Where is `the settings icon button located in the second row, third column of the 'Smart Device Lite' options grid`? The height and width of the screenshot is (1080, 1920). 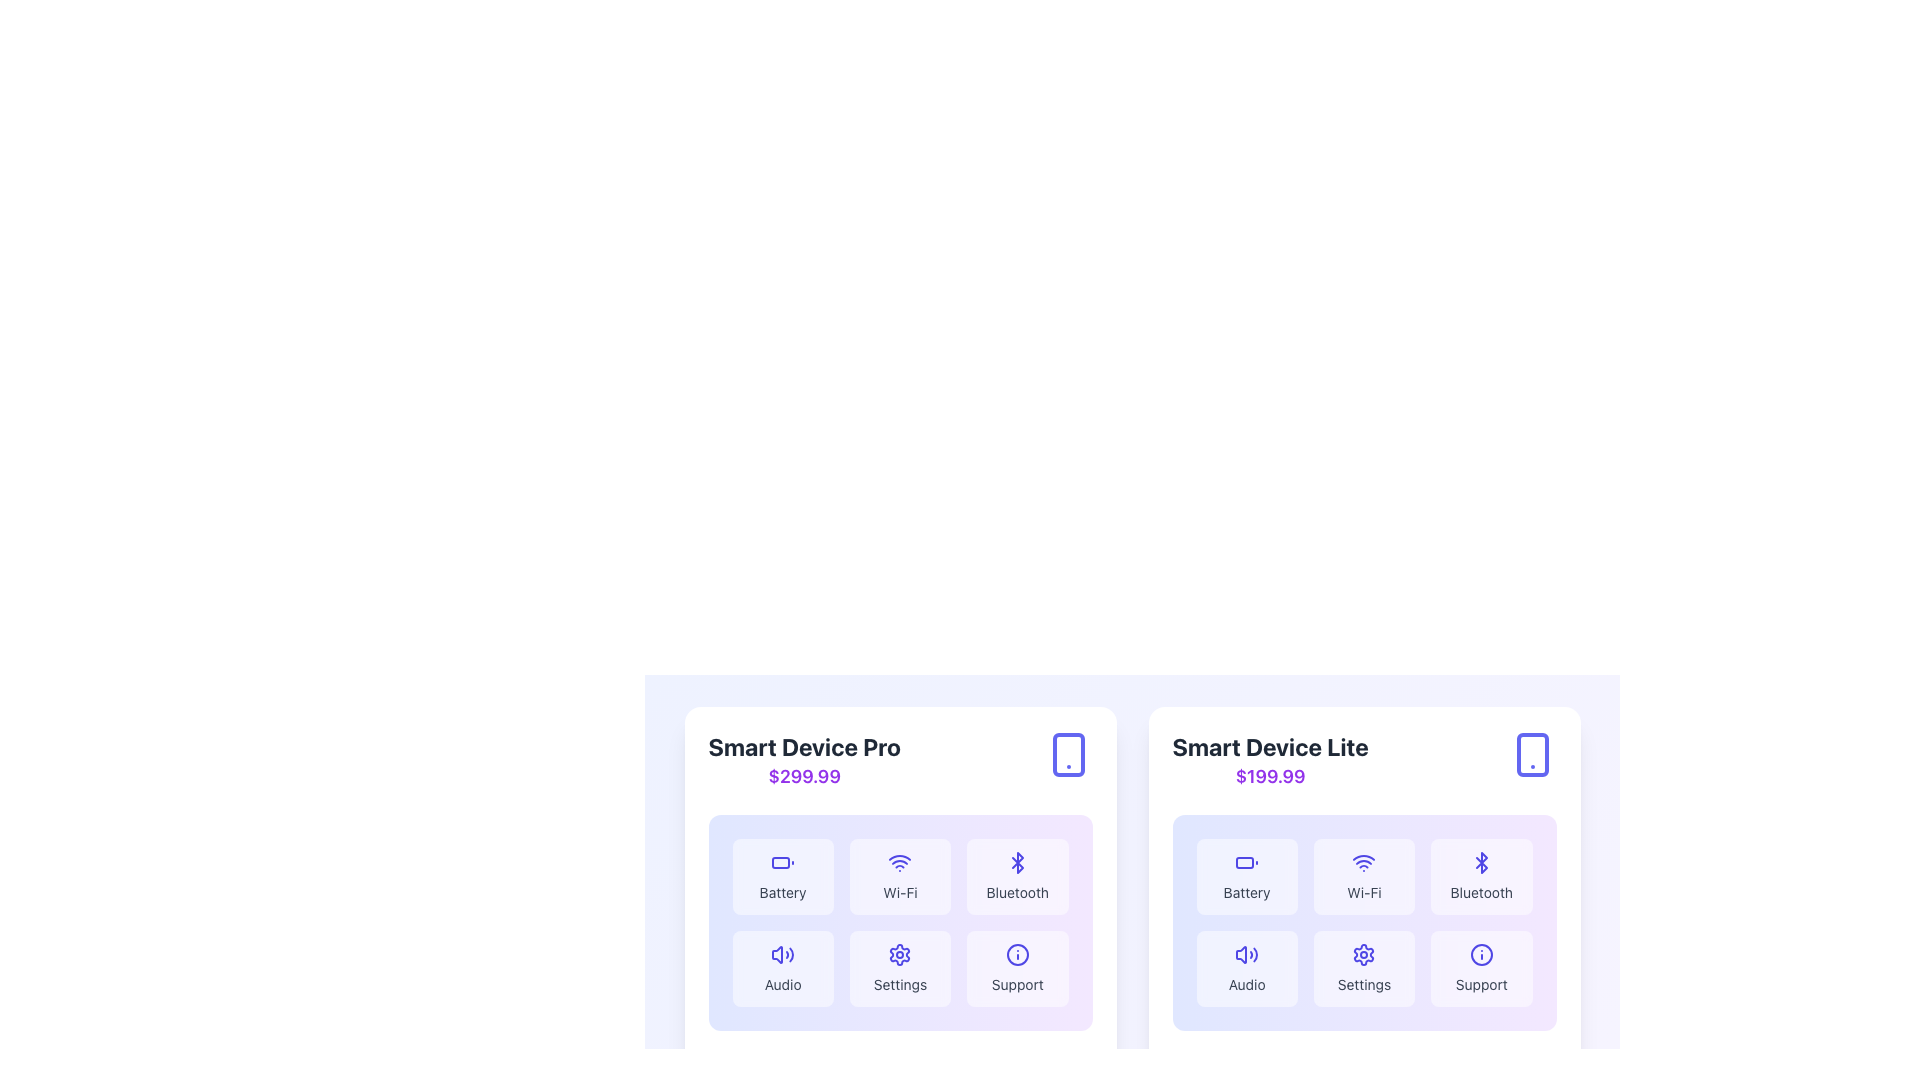 the settings icon button located in the second row, third column of the 'Smart Device Lite' options grid is located at coordinates (1363, 954).